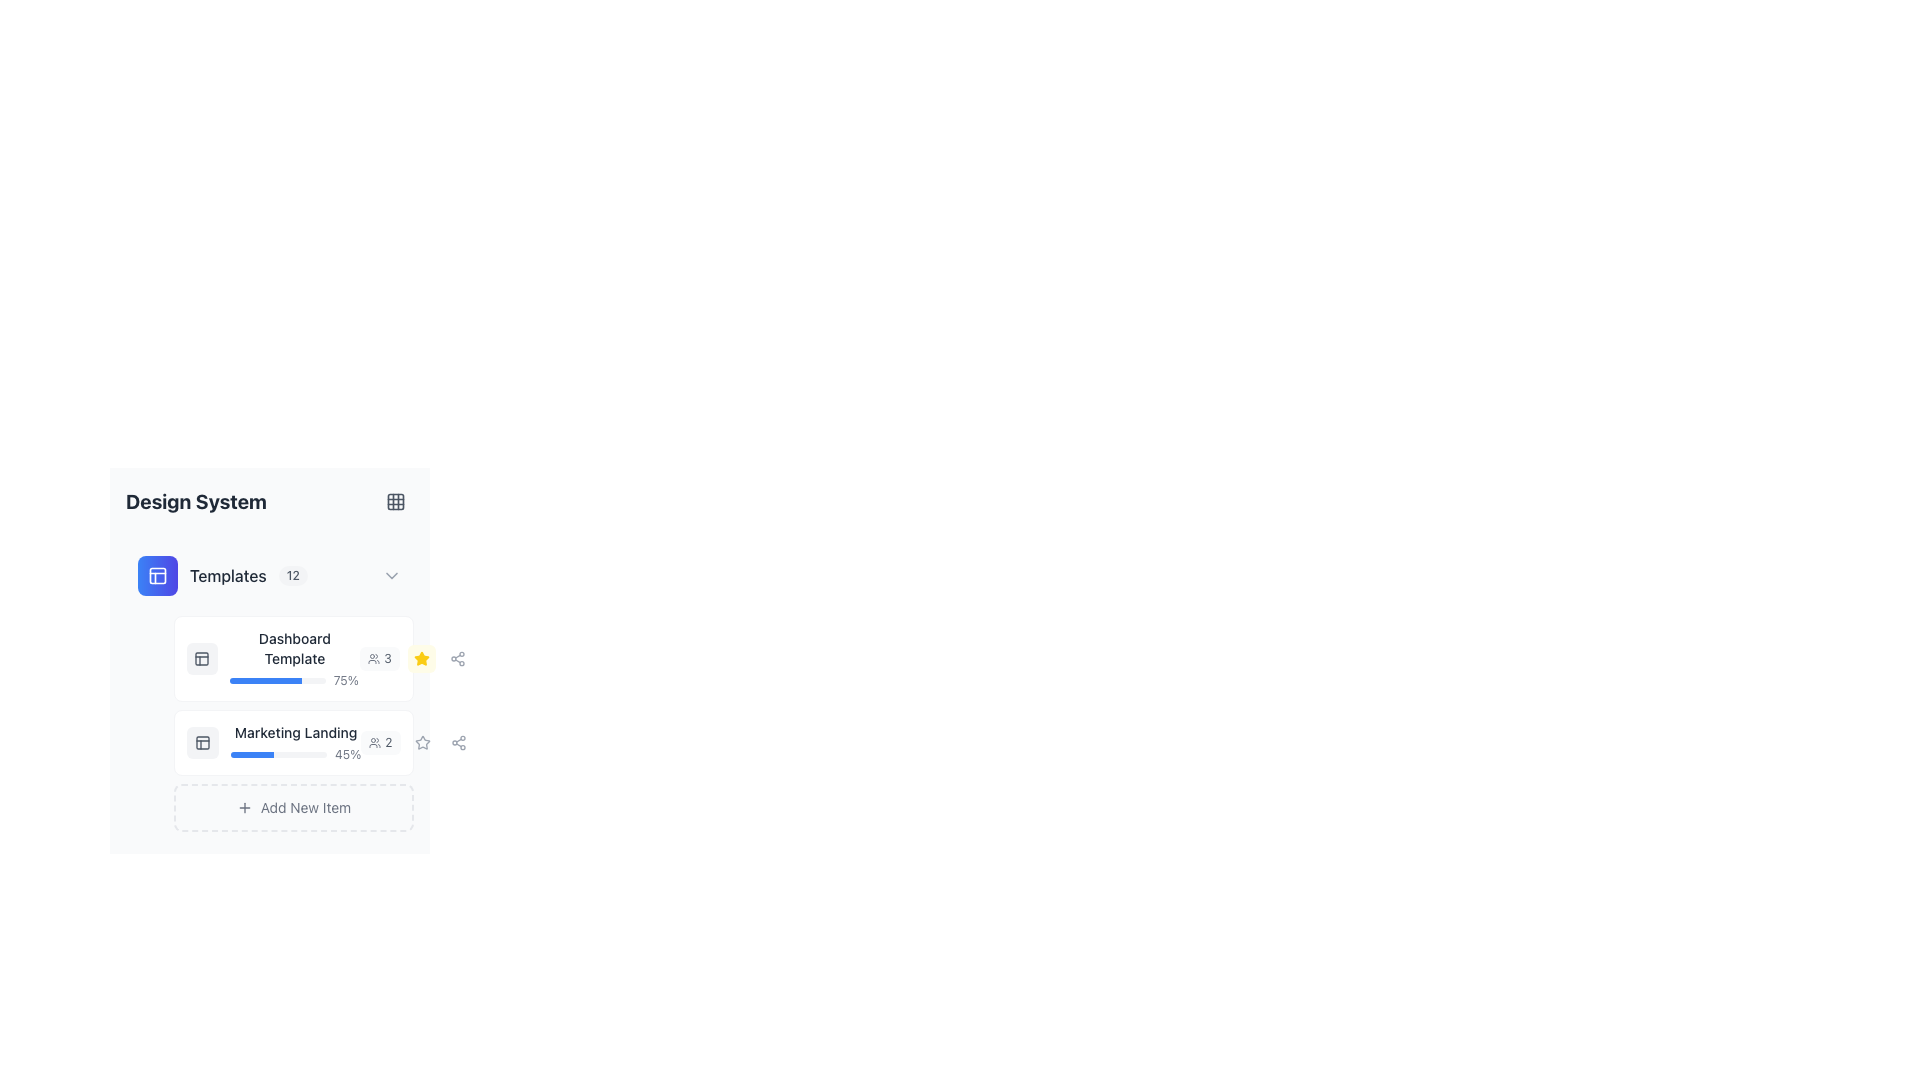 The height and width of the screenshot is (1080, 1920). Describe the element at coordinates (157, 575) in the screenshot. I see `the blue gradient circular icon located near the top-left corner of the interface, to the left of the 'Templates' section header in the sidebar` at that location.